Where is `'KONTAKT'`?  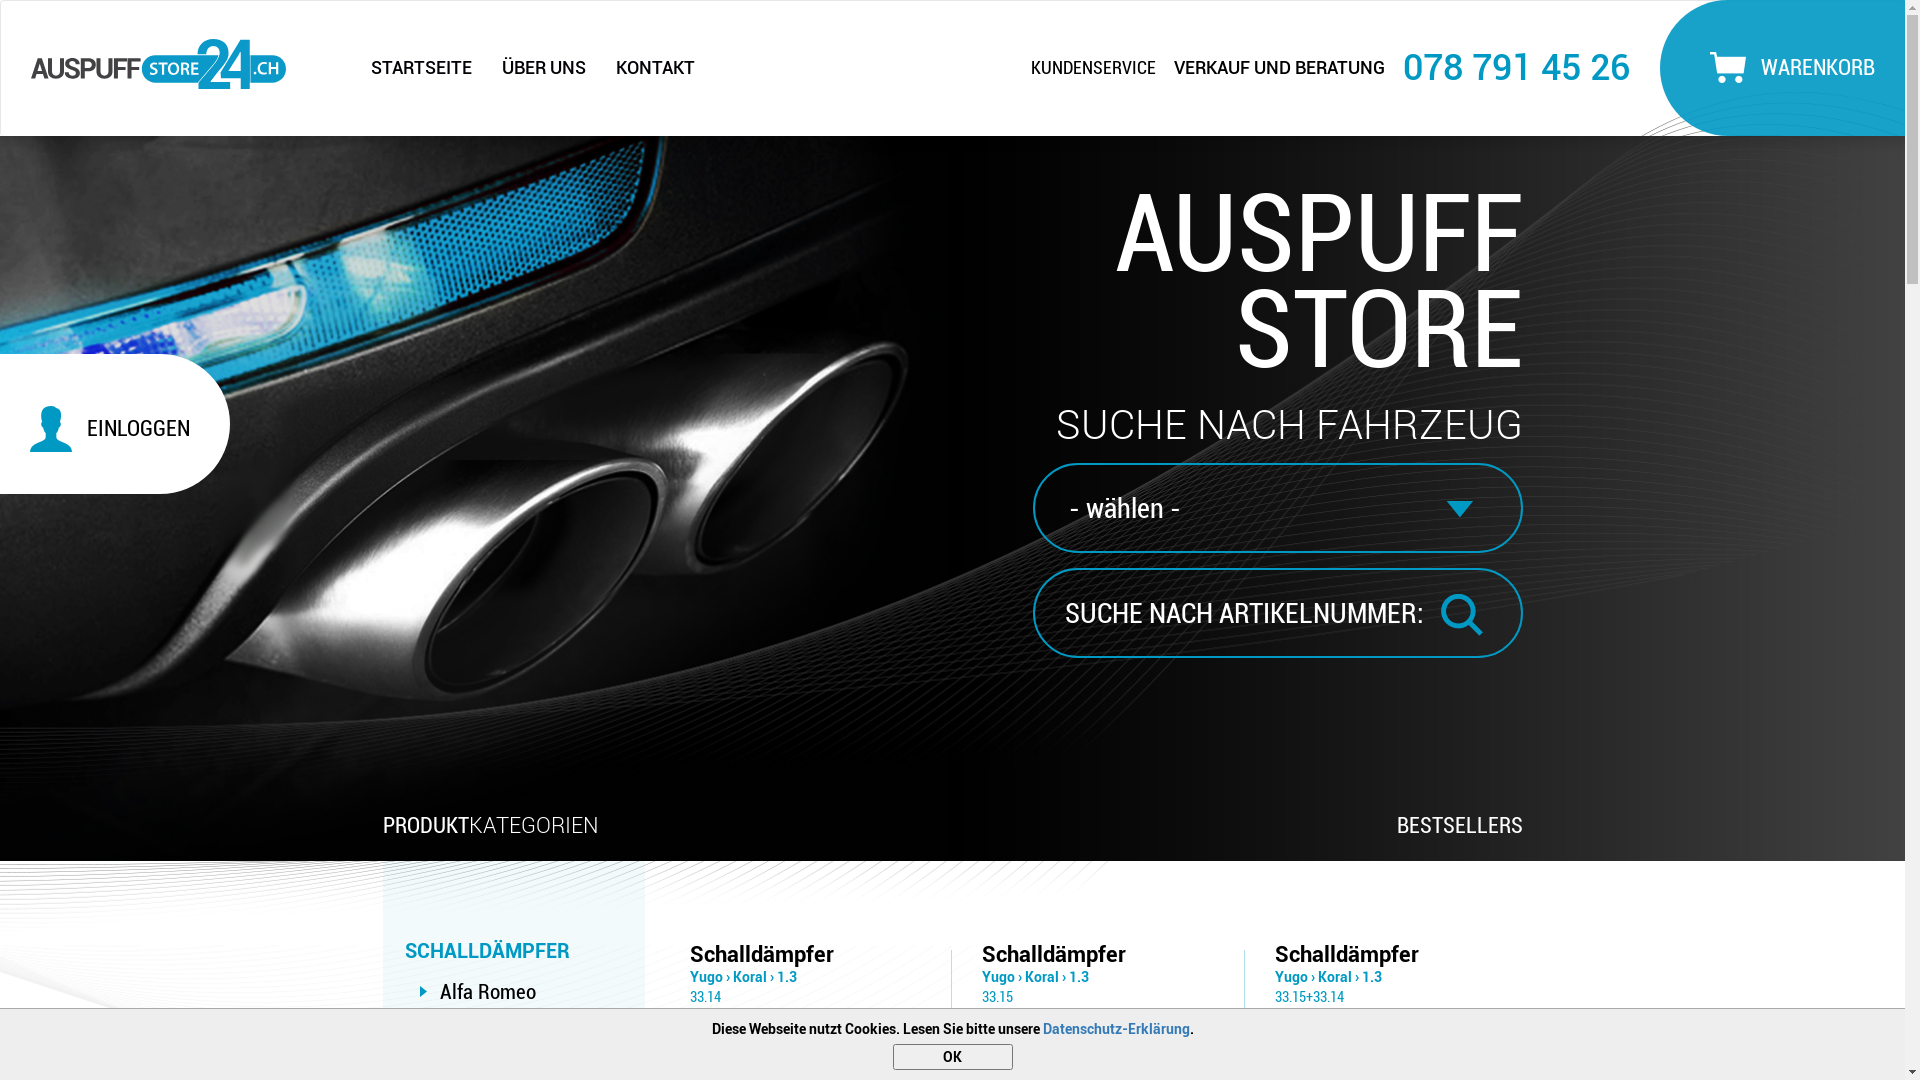
'KONTAKT' is located at coordinates (655, 67).